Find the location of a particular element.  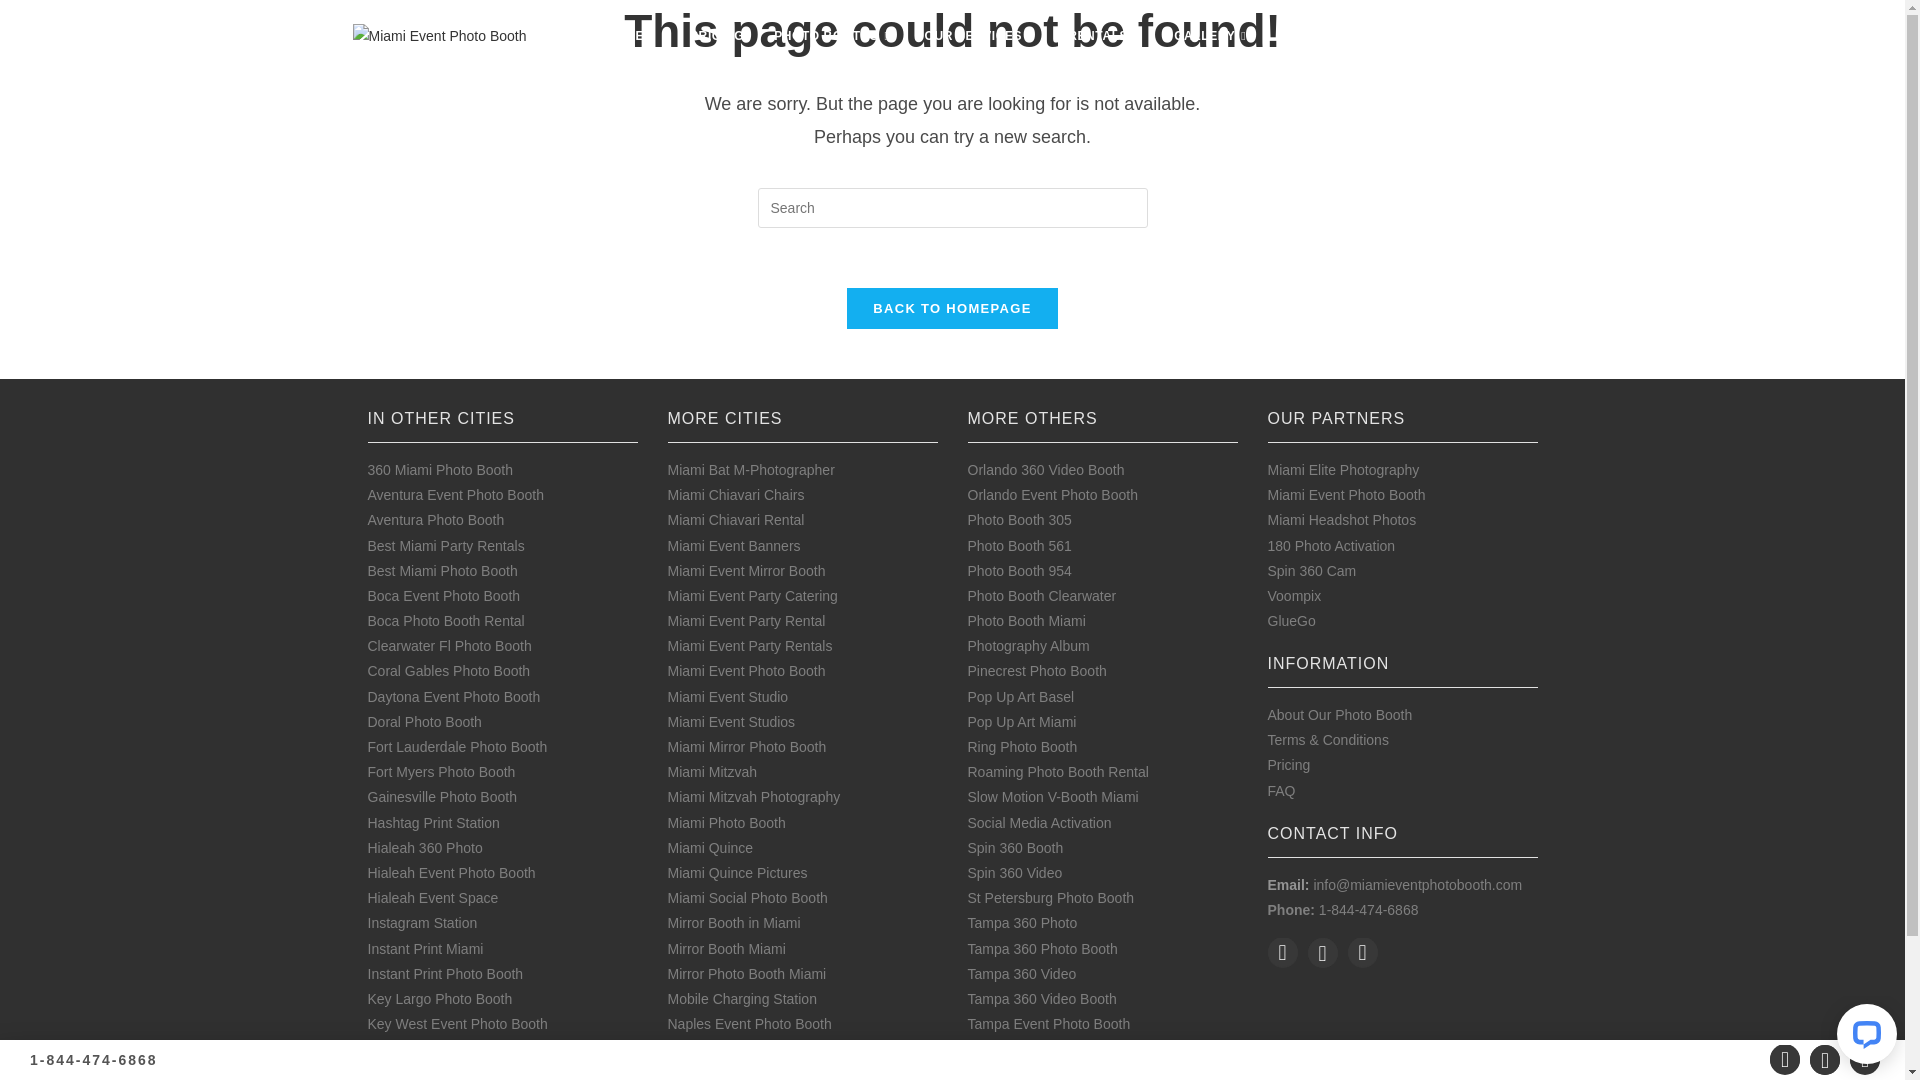

'Miami Event Party Rental' is located at coordinates (667, 620).